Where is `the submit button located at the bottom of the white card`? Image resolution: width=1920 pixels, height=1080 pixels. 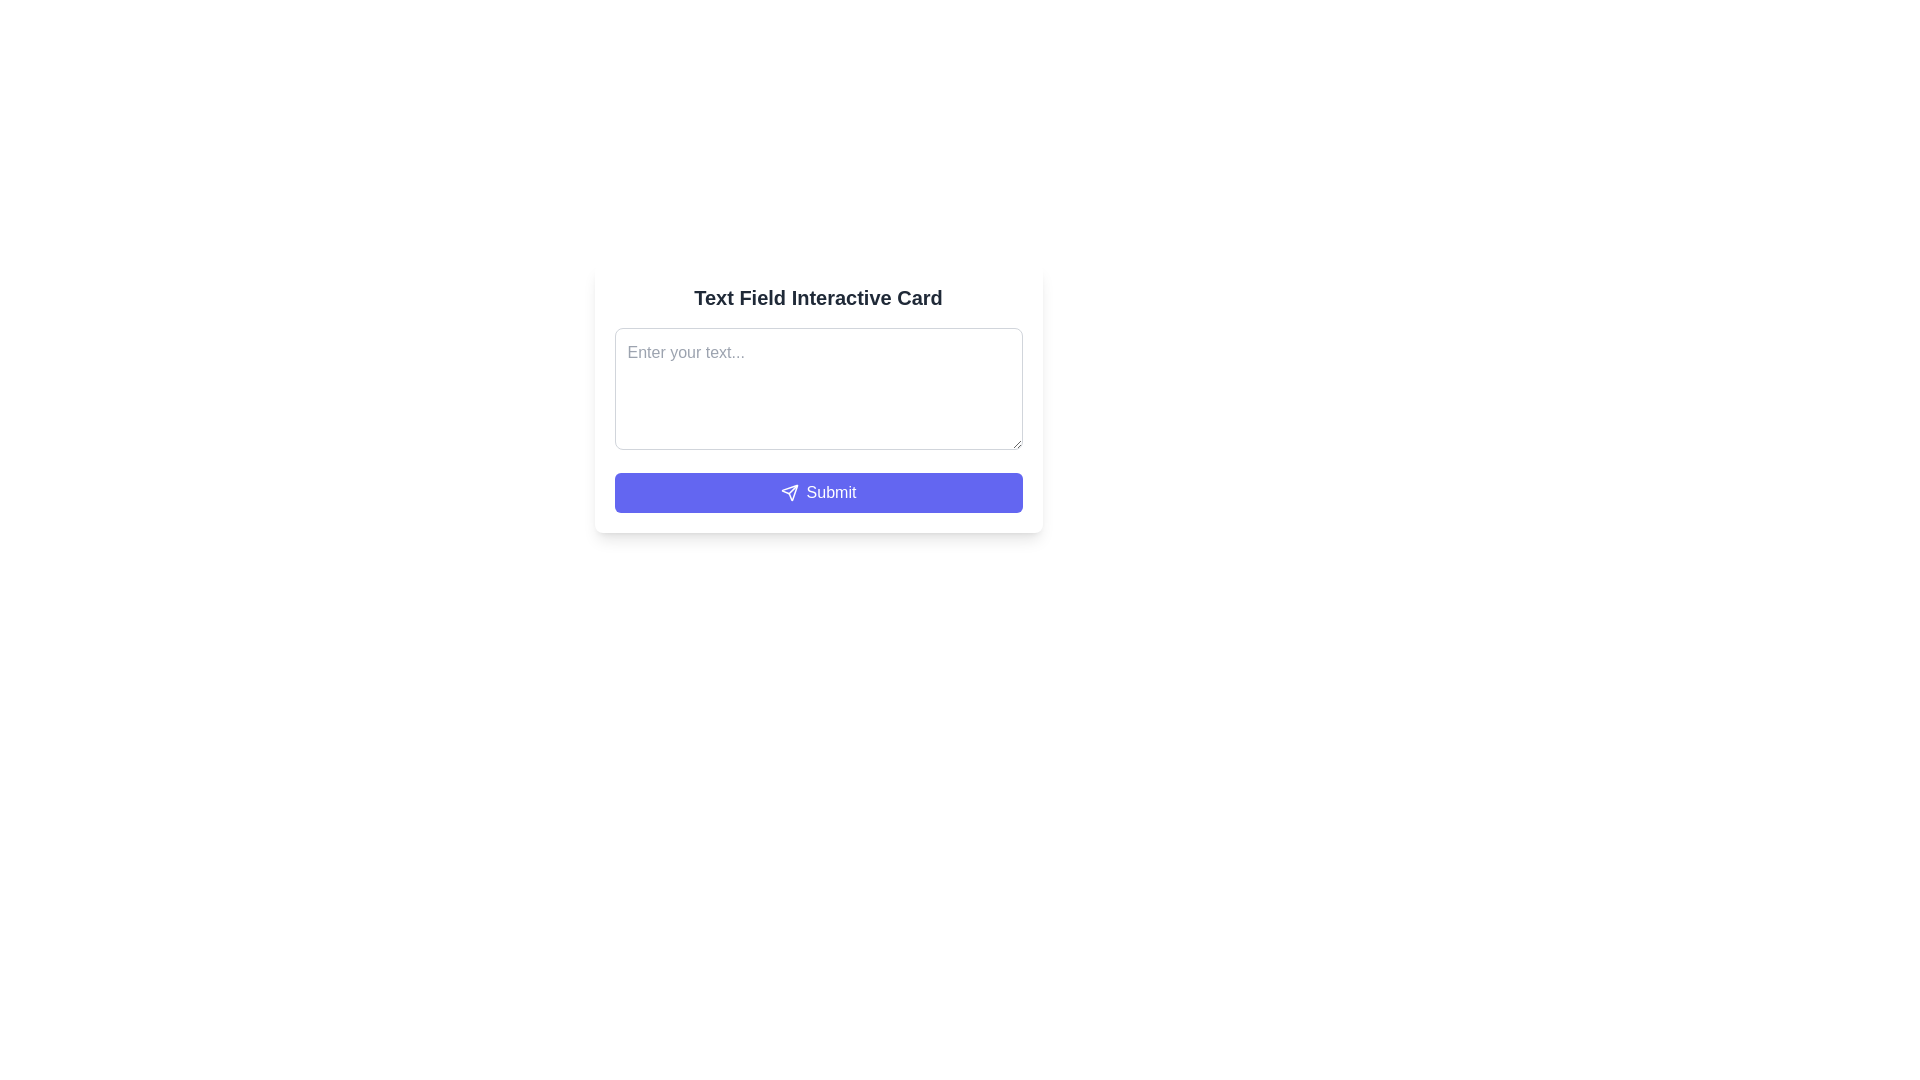
the submit button located at the bottom of the white card is located at coordinates (818, 493).